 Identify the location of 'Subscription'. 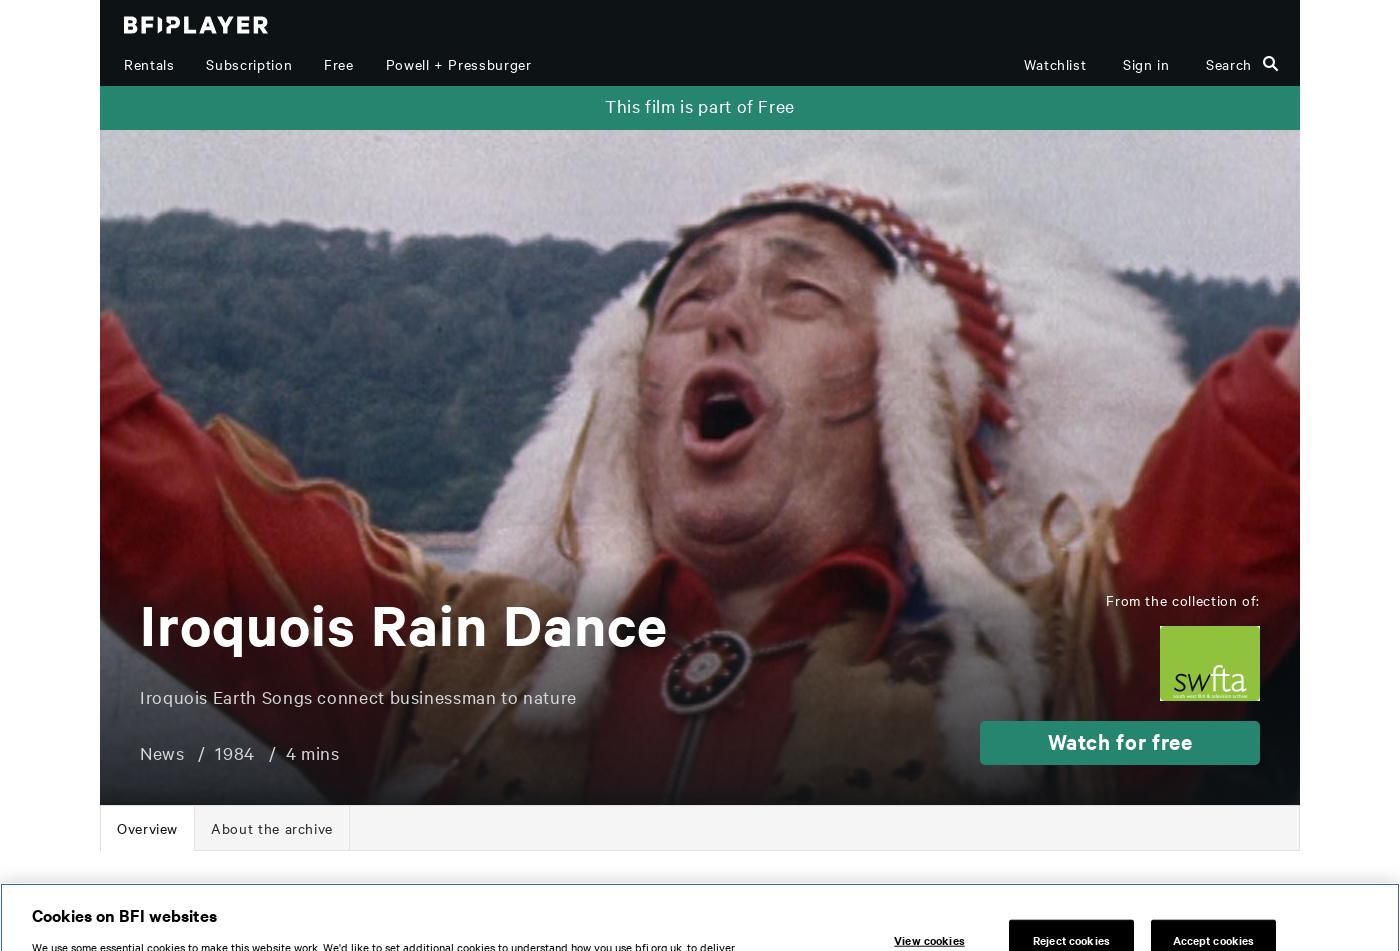
(205, 64).